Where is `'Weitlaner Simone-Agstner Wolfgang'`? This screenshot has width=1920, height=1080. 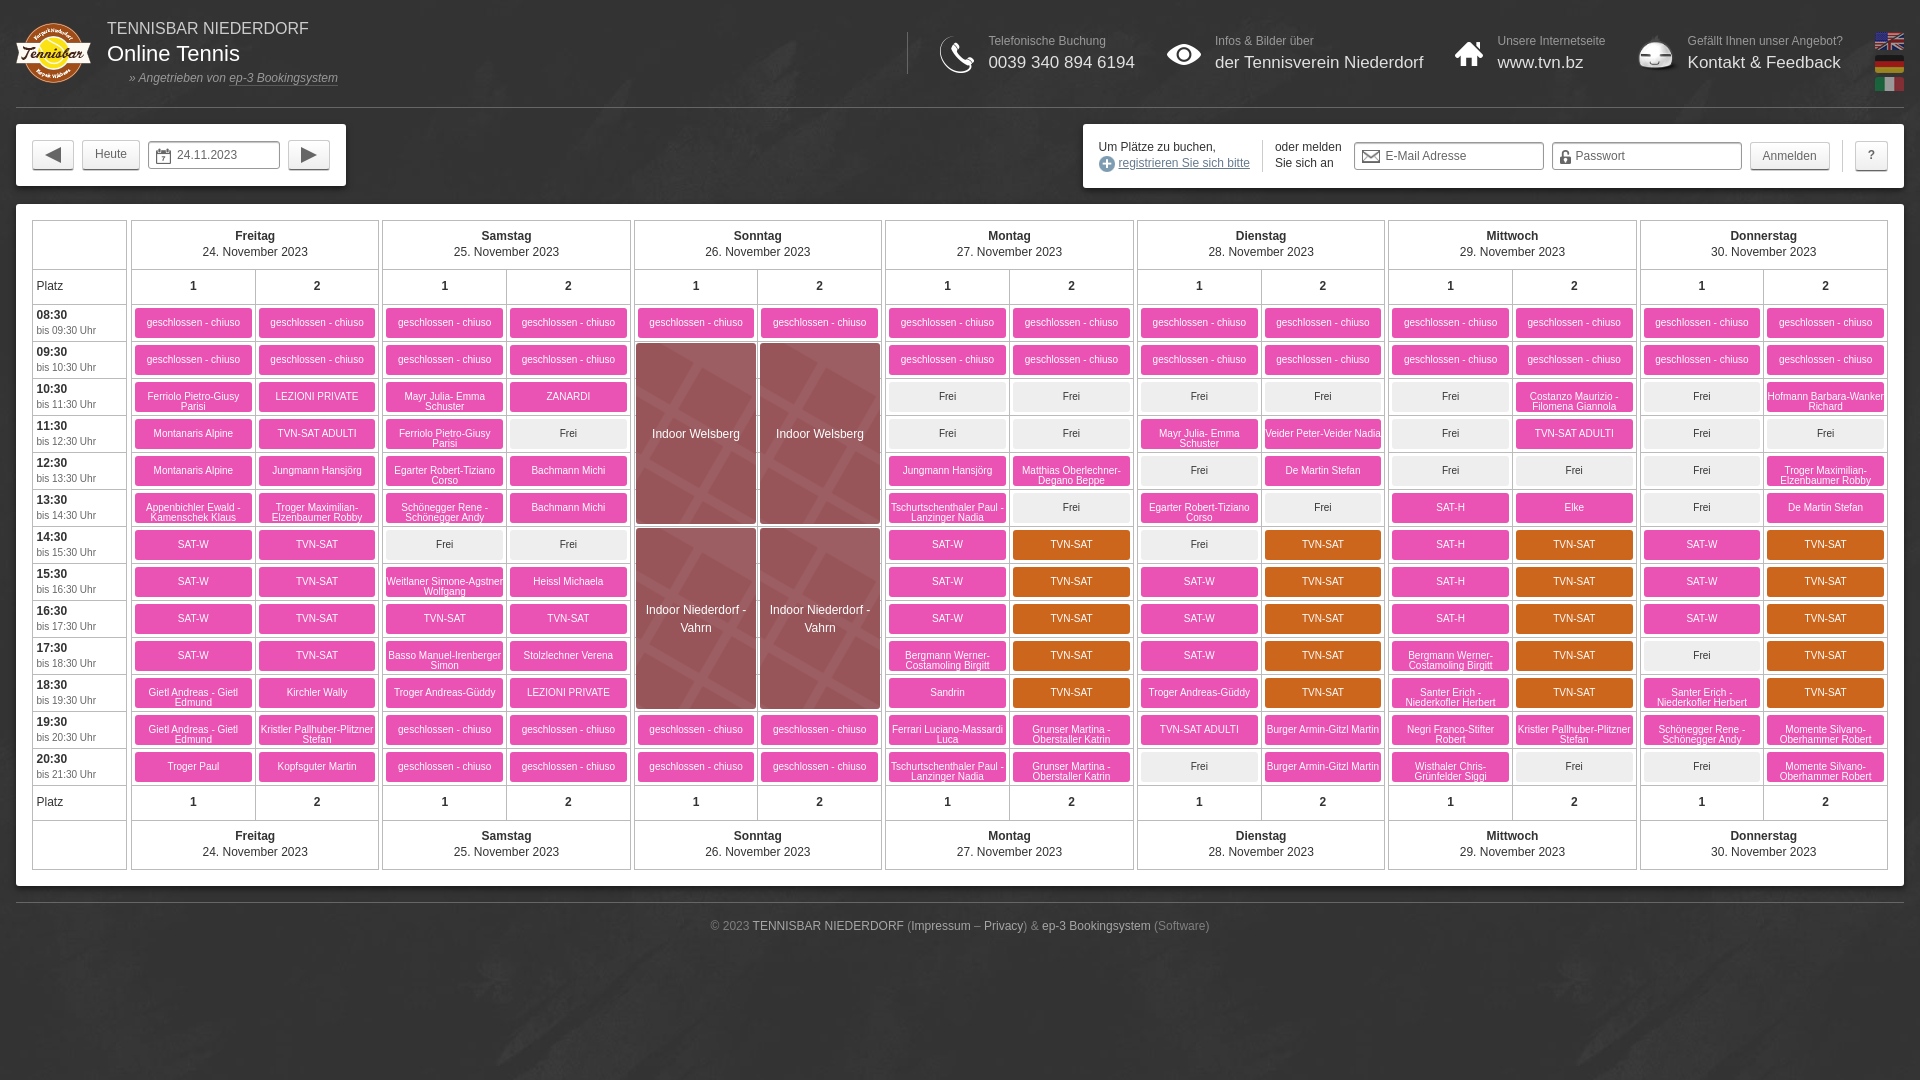 'Weitlaner Simone-Agstner Wolfgang' is located at coordinates (385, 582).